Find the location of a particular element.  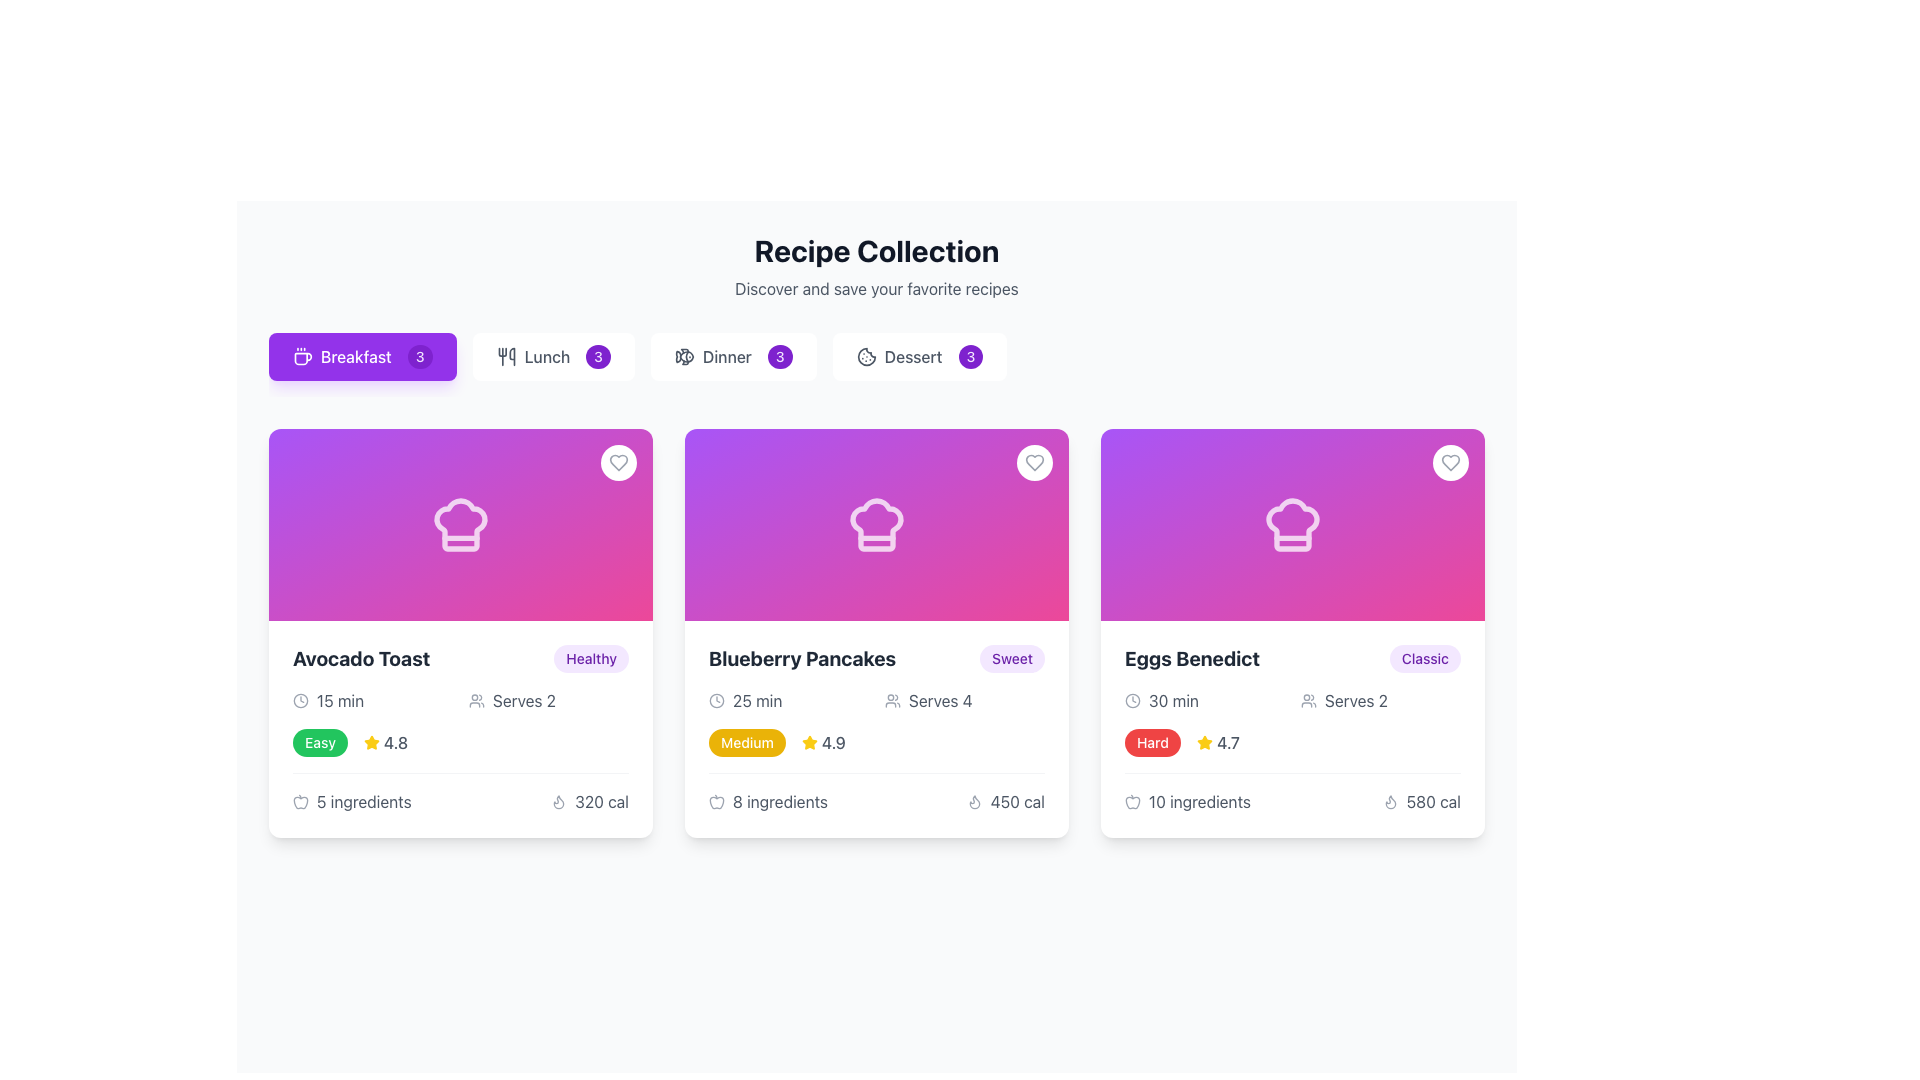

the 'favorite' button located at the top-right corner of the 'Eggs Benedict' recipe card is located at coordinates (1450, 462).